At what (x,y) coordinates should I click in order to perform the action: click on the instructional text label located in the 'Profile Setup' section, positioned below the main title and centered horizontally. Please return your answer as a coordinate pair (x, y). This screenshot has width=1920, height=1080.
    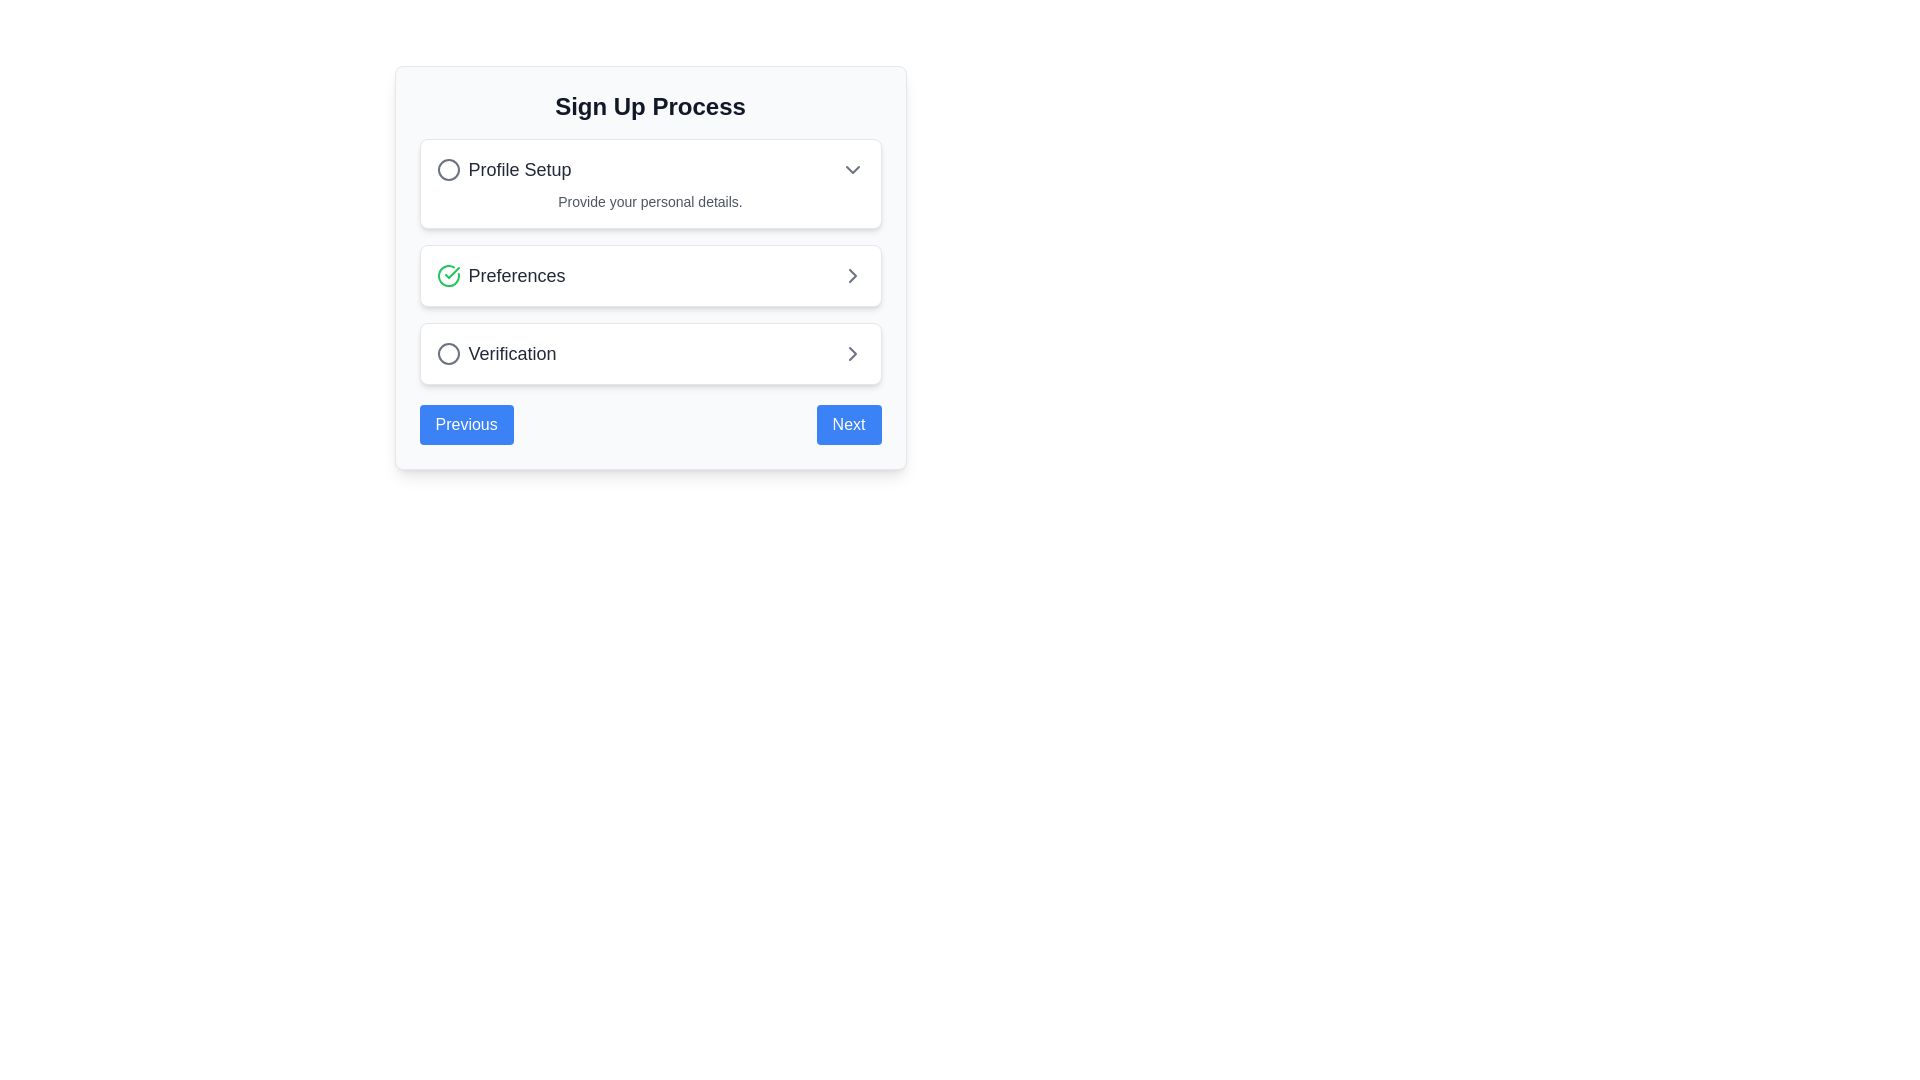
    Looking at the image, I should click on (650, 201).